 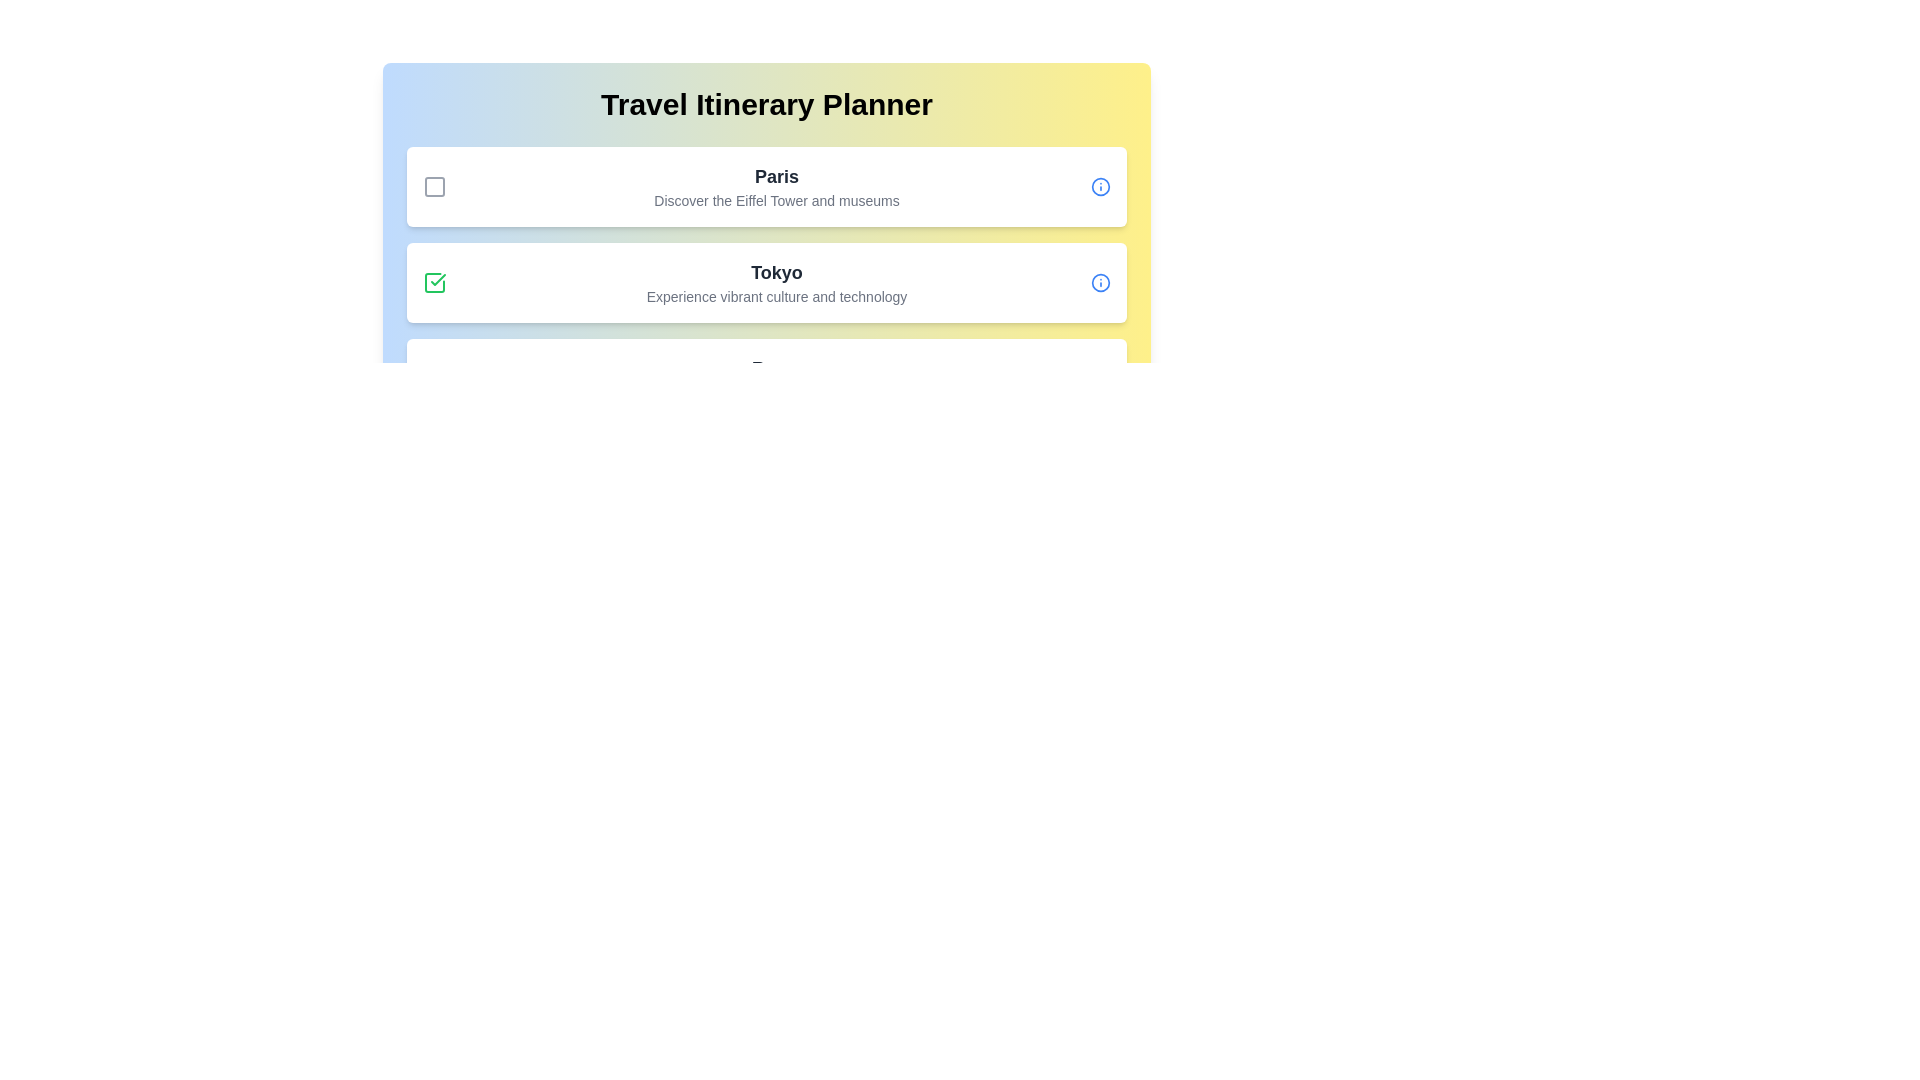 What do you see at coordinates (776, 186) in the screenshot?
I see `the informational text block displaying 'Paris' and its description to highlight the text` at bounding box center [776, 186].